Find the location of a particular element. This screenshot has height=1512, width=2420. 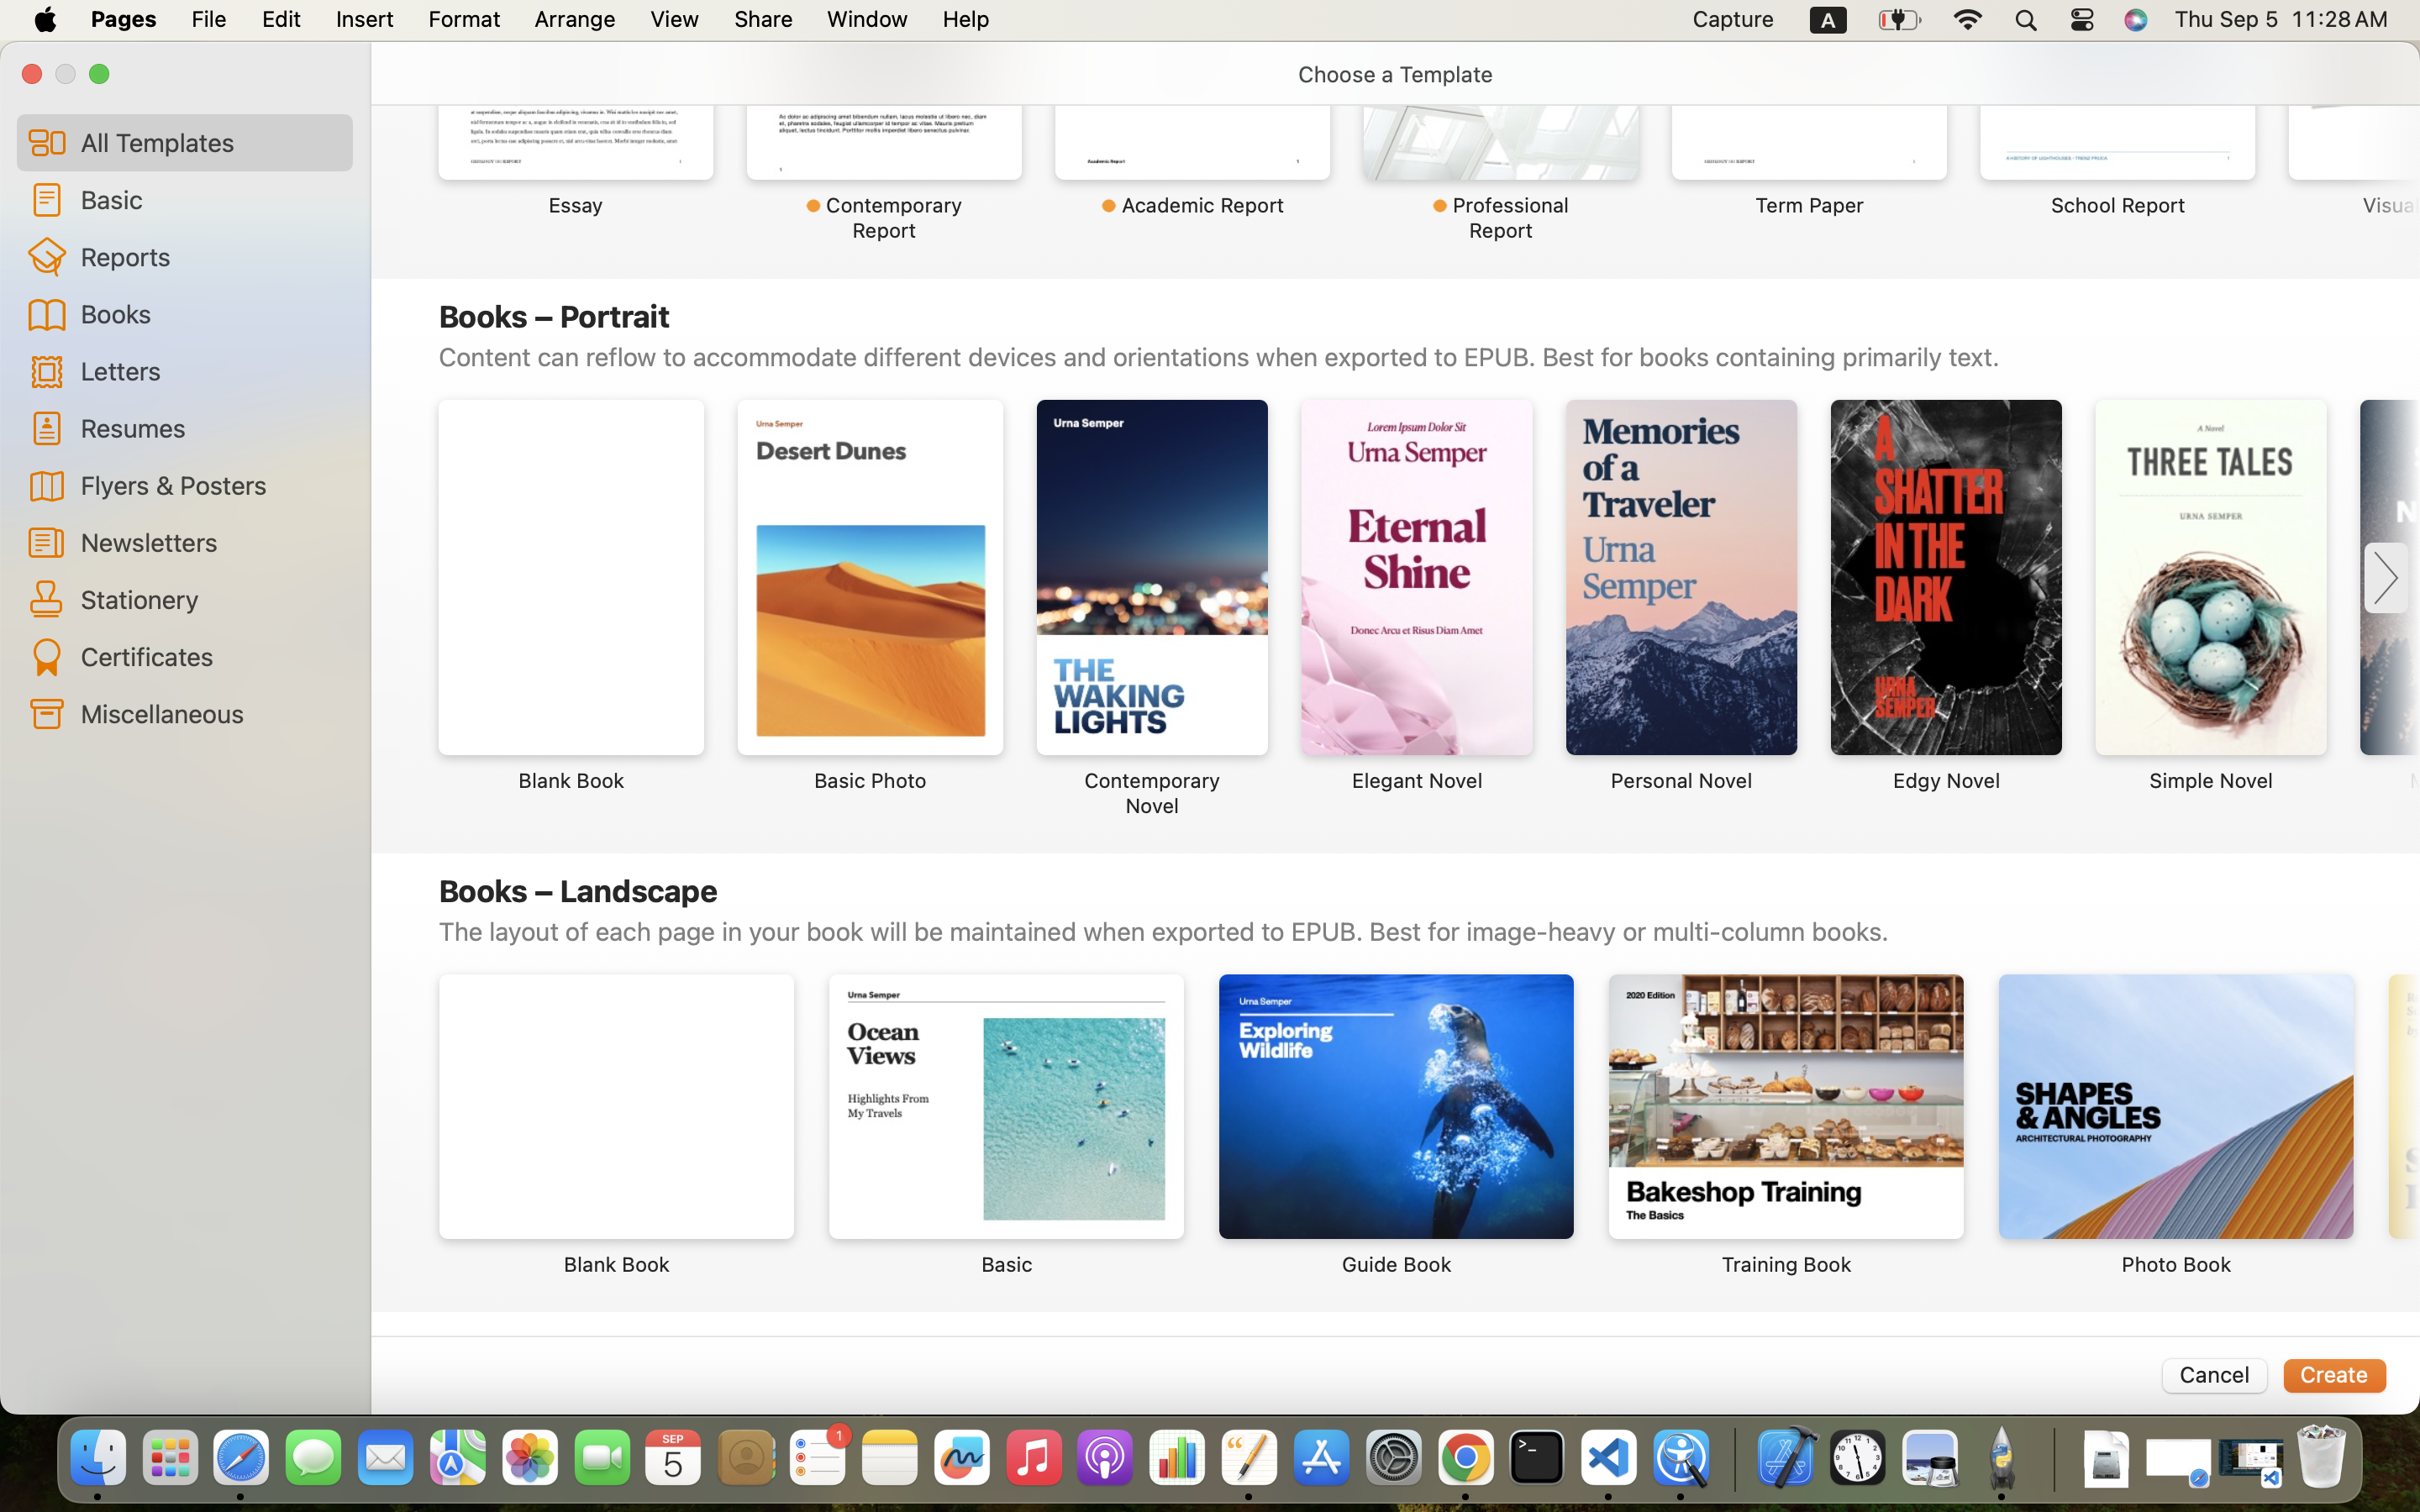

'Letters' is located at coordinates (208, 370).